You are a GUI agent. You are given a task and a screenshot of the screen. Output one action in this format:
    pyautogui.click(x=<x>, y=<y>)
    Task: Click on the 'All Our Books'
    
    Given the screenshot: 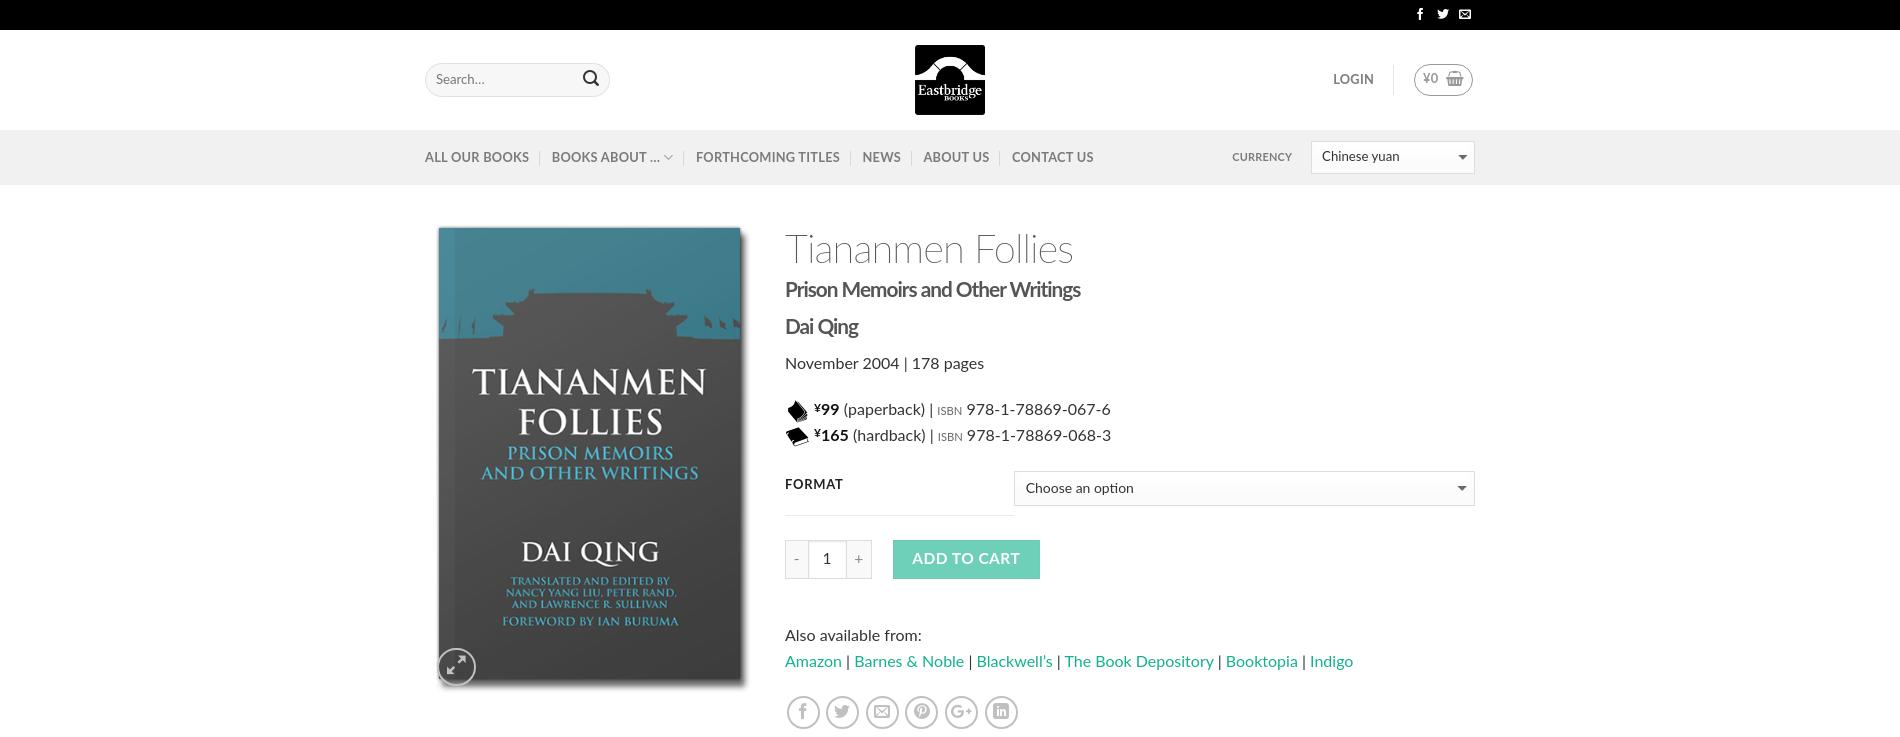 What is the action you would take?
    pyautogui.click(x=477, y=156)
    